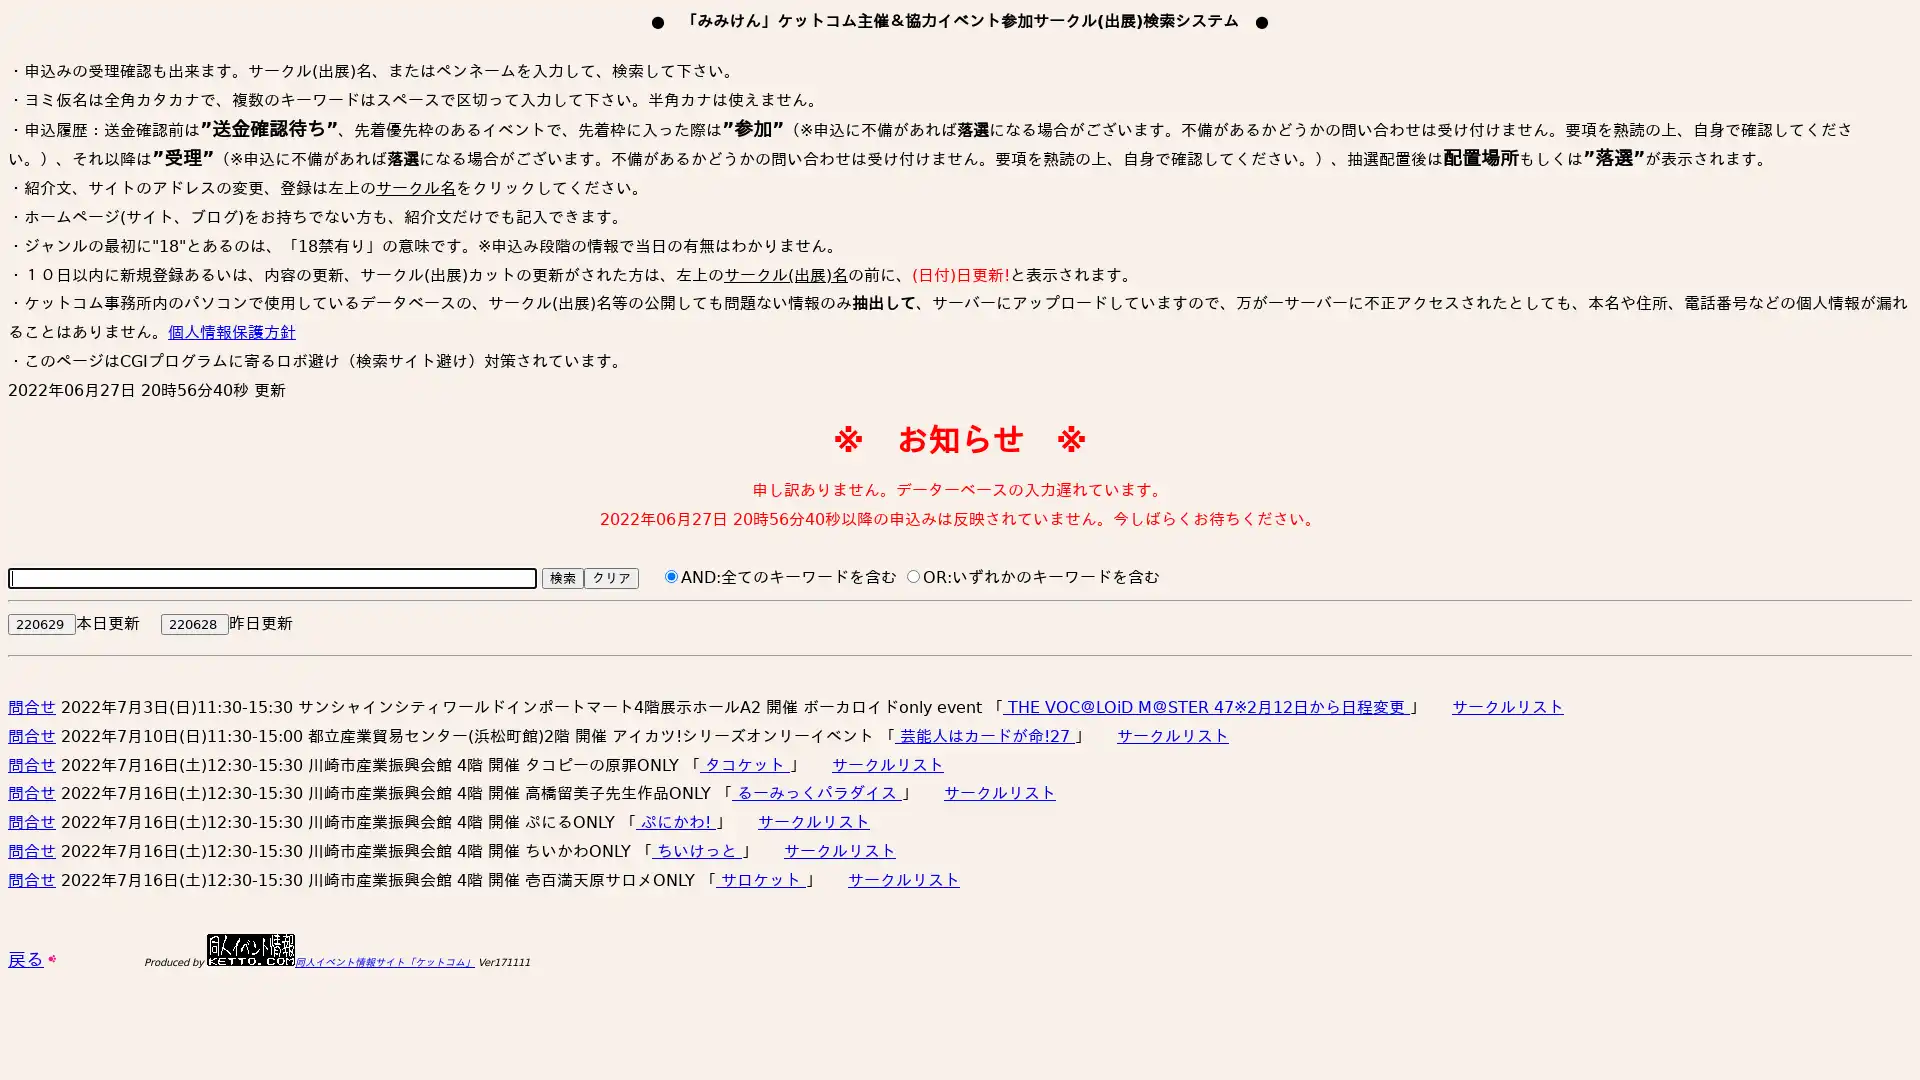 The height and width of the screenshot is (1080, 1920). I want to click on 220629, so click(42, 623).